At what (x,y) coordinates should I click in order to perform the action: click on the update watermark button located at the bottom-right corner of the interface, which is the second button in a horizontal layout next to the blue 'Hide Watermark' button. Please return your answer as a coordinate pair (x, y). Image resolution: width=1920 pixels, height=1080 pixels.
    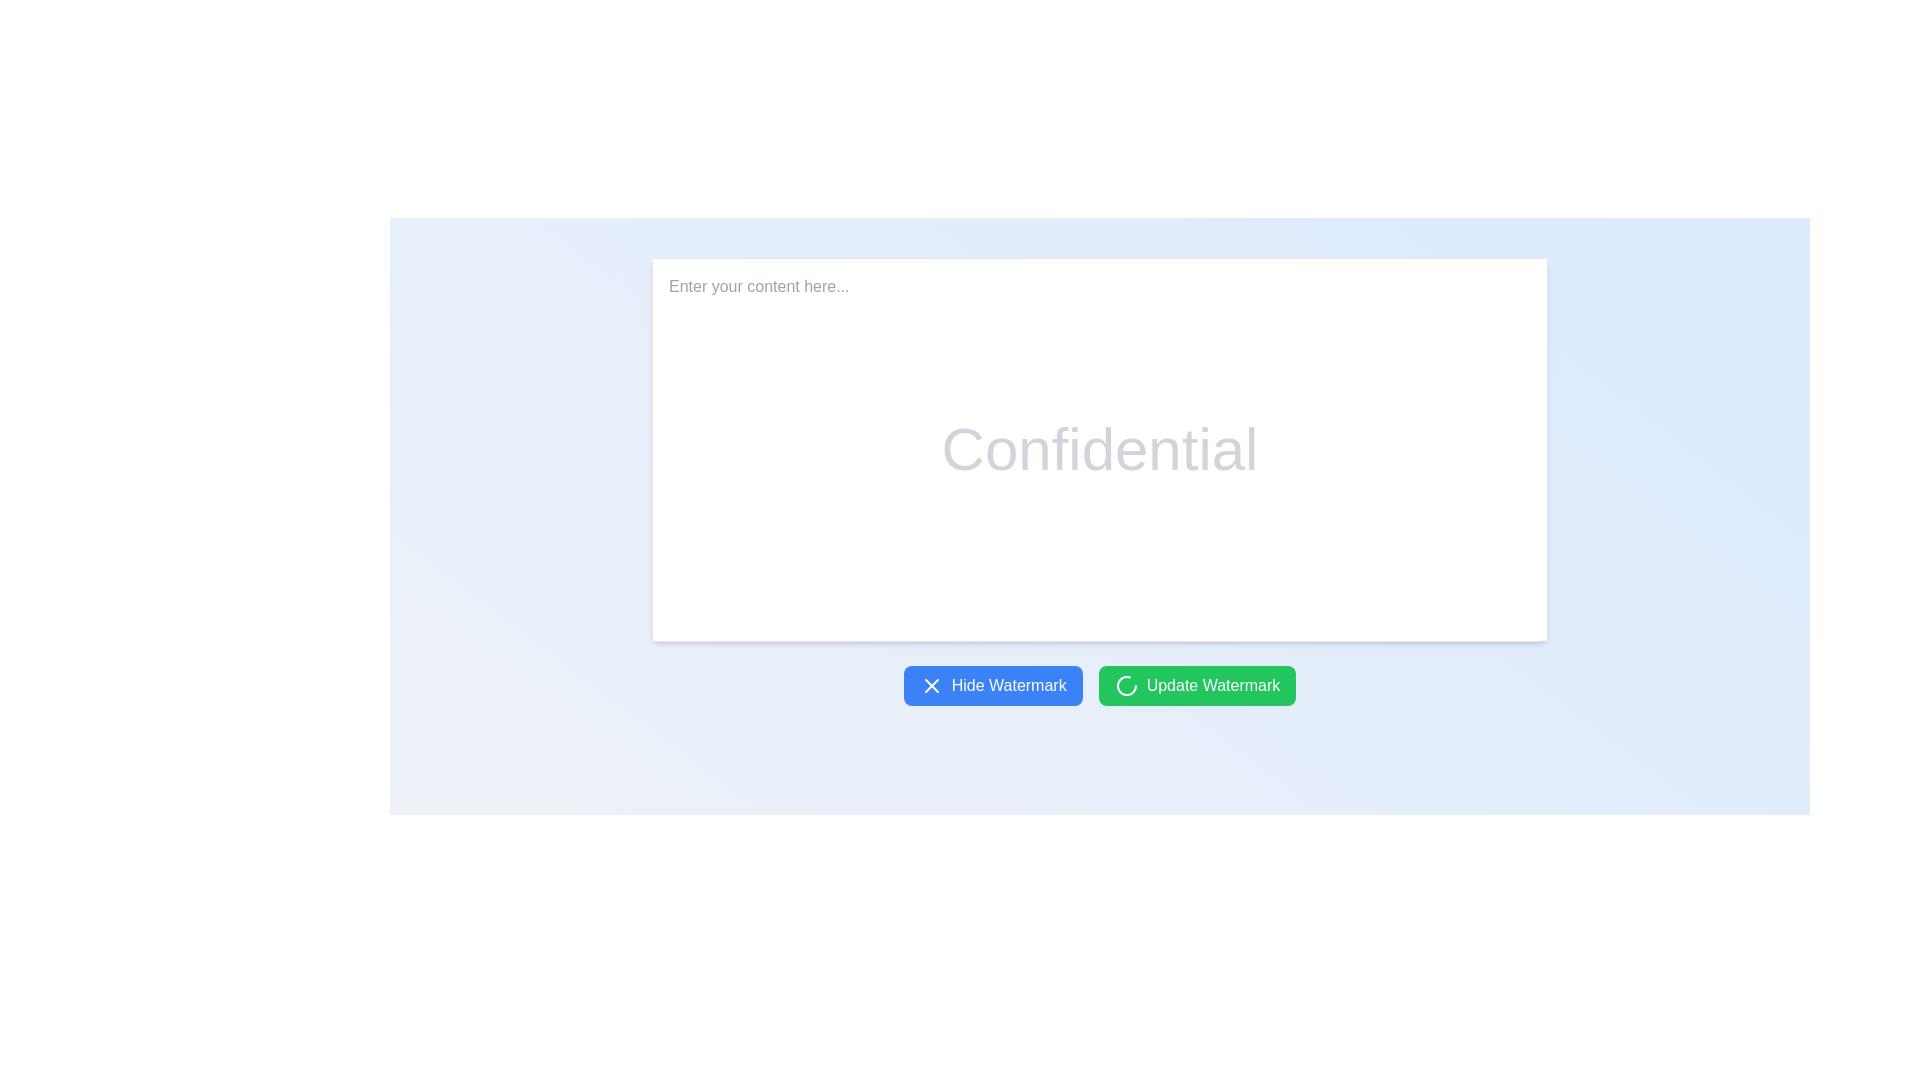
    Looking at the image, I should click on (1197, 685).